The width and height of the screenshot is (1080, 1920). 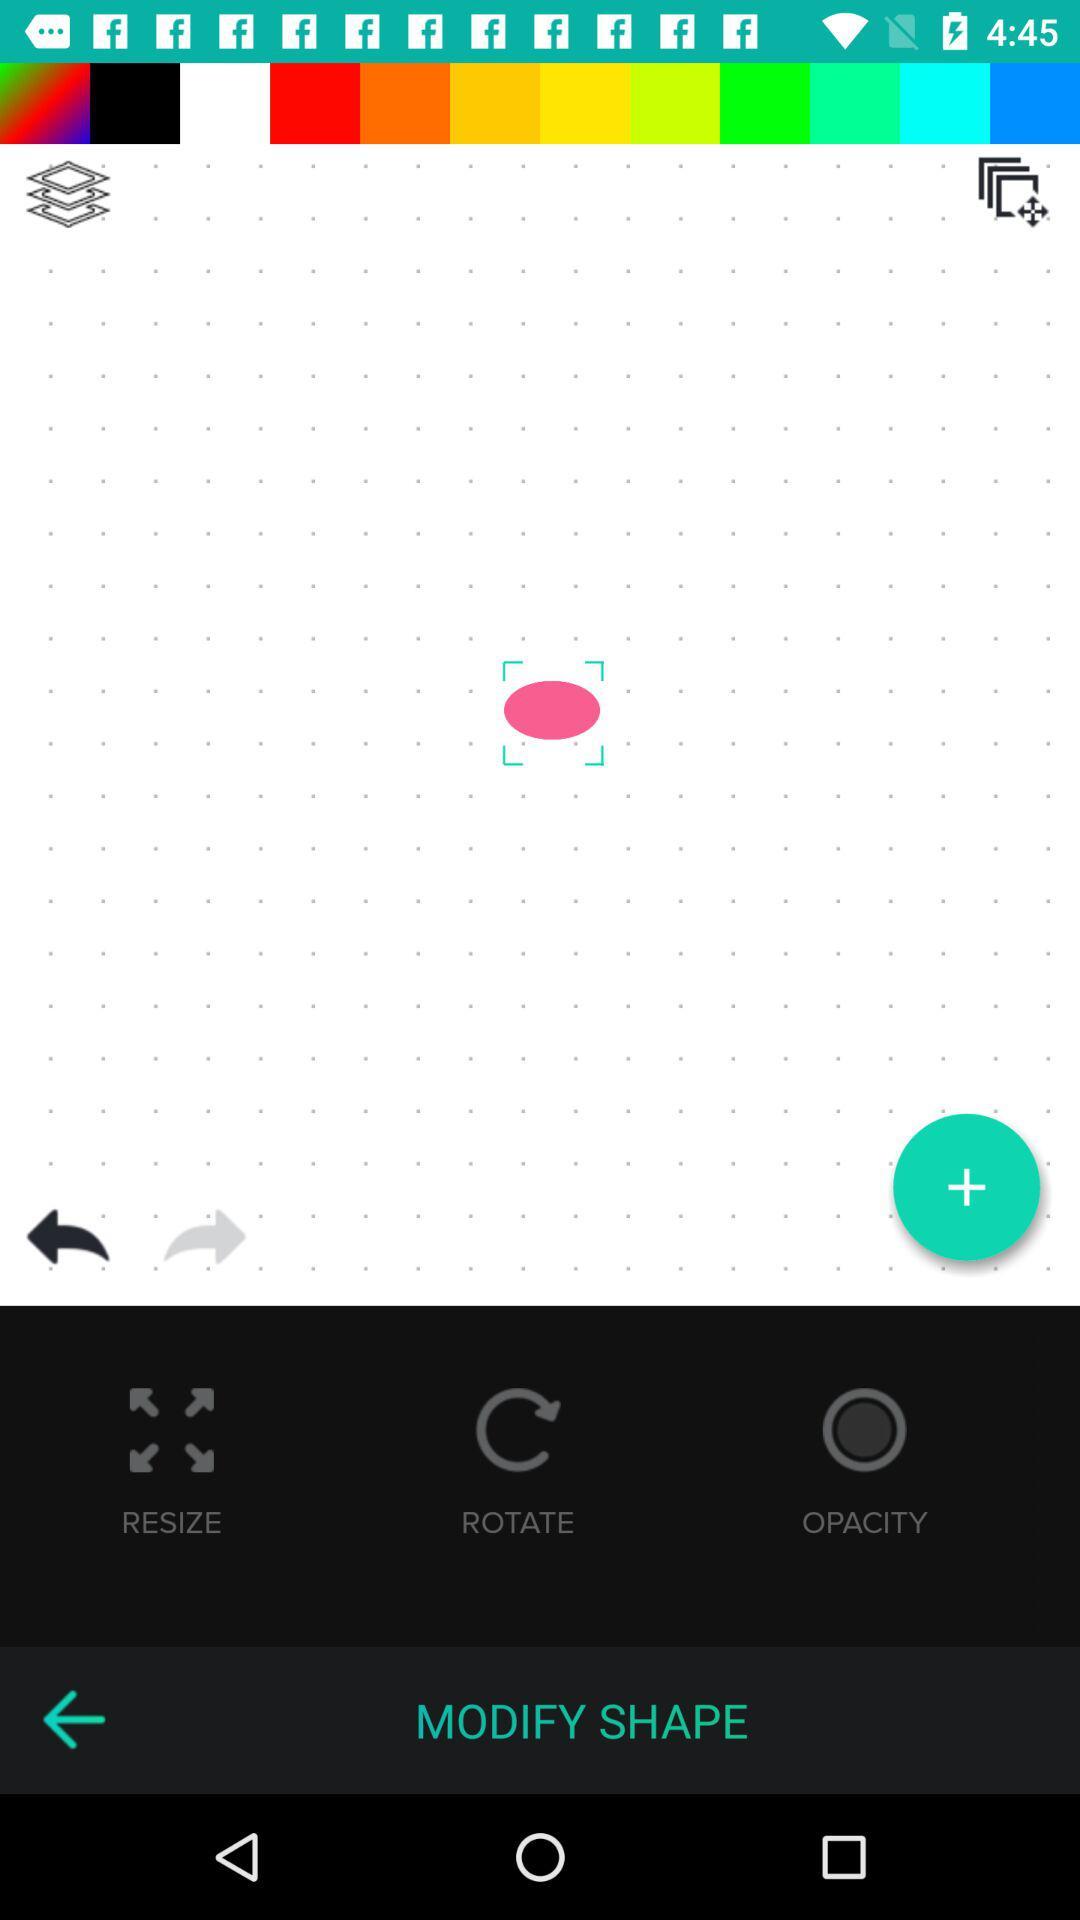 I want to click on button, so click(x=965, y=1187).